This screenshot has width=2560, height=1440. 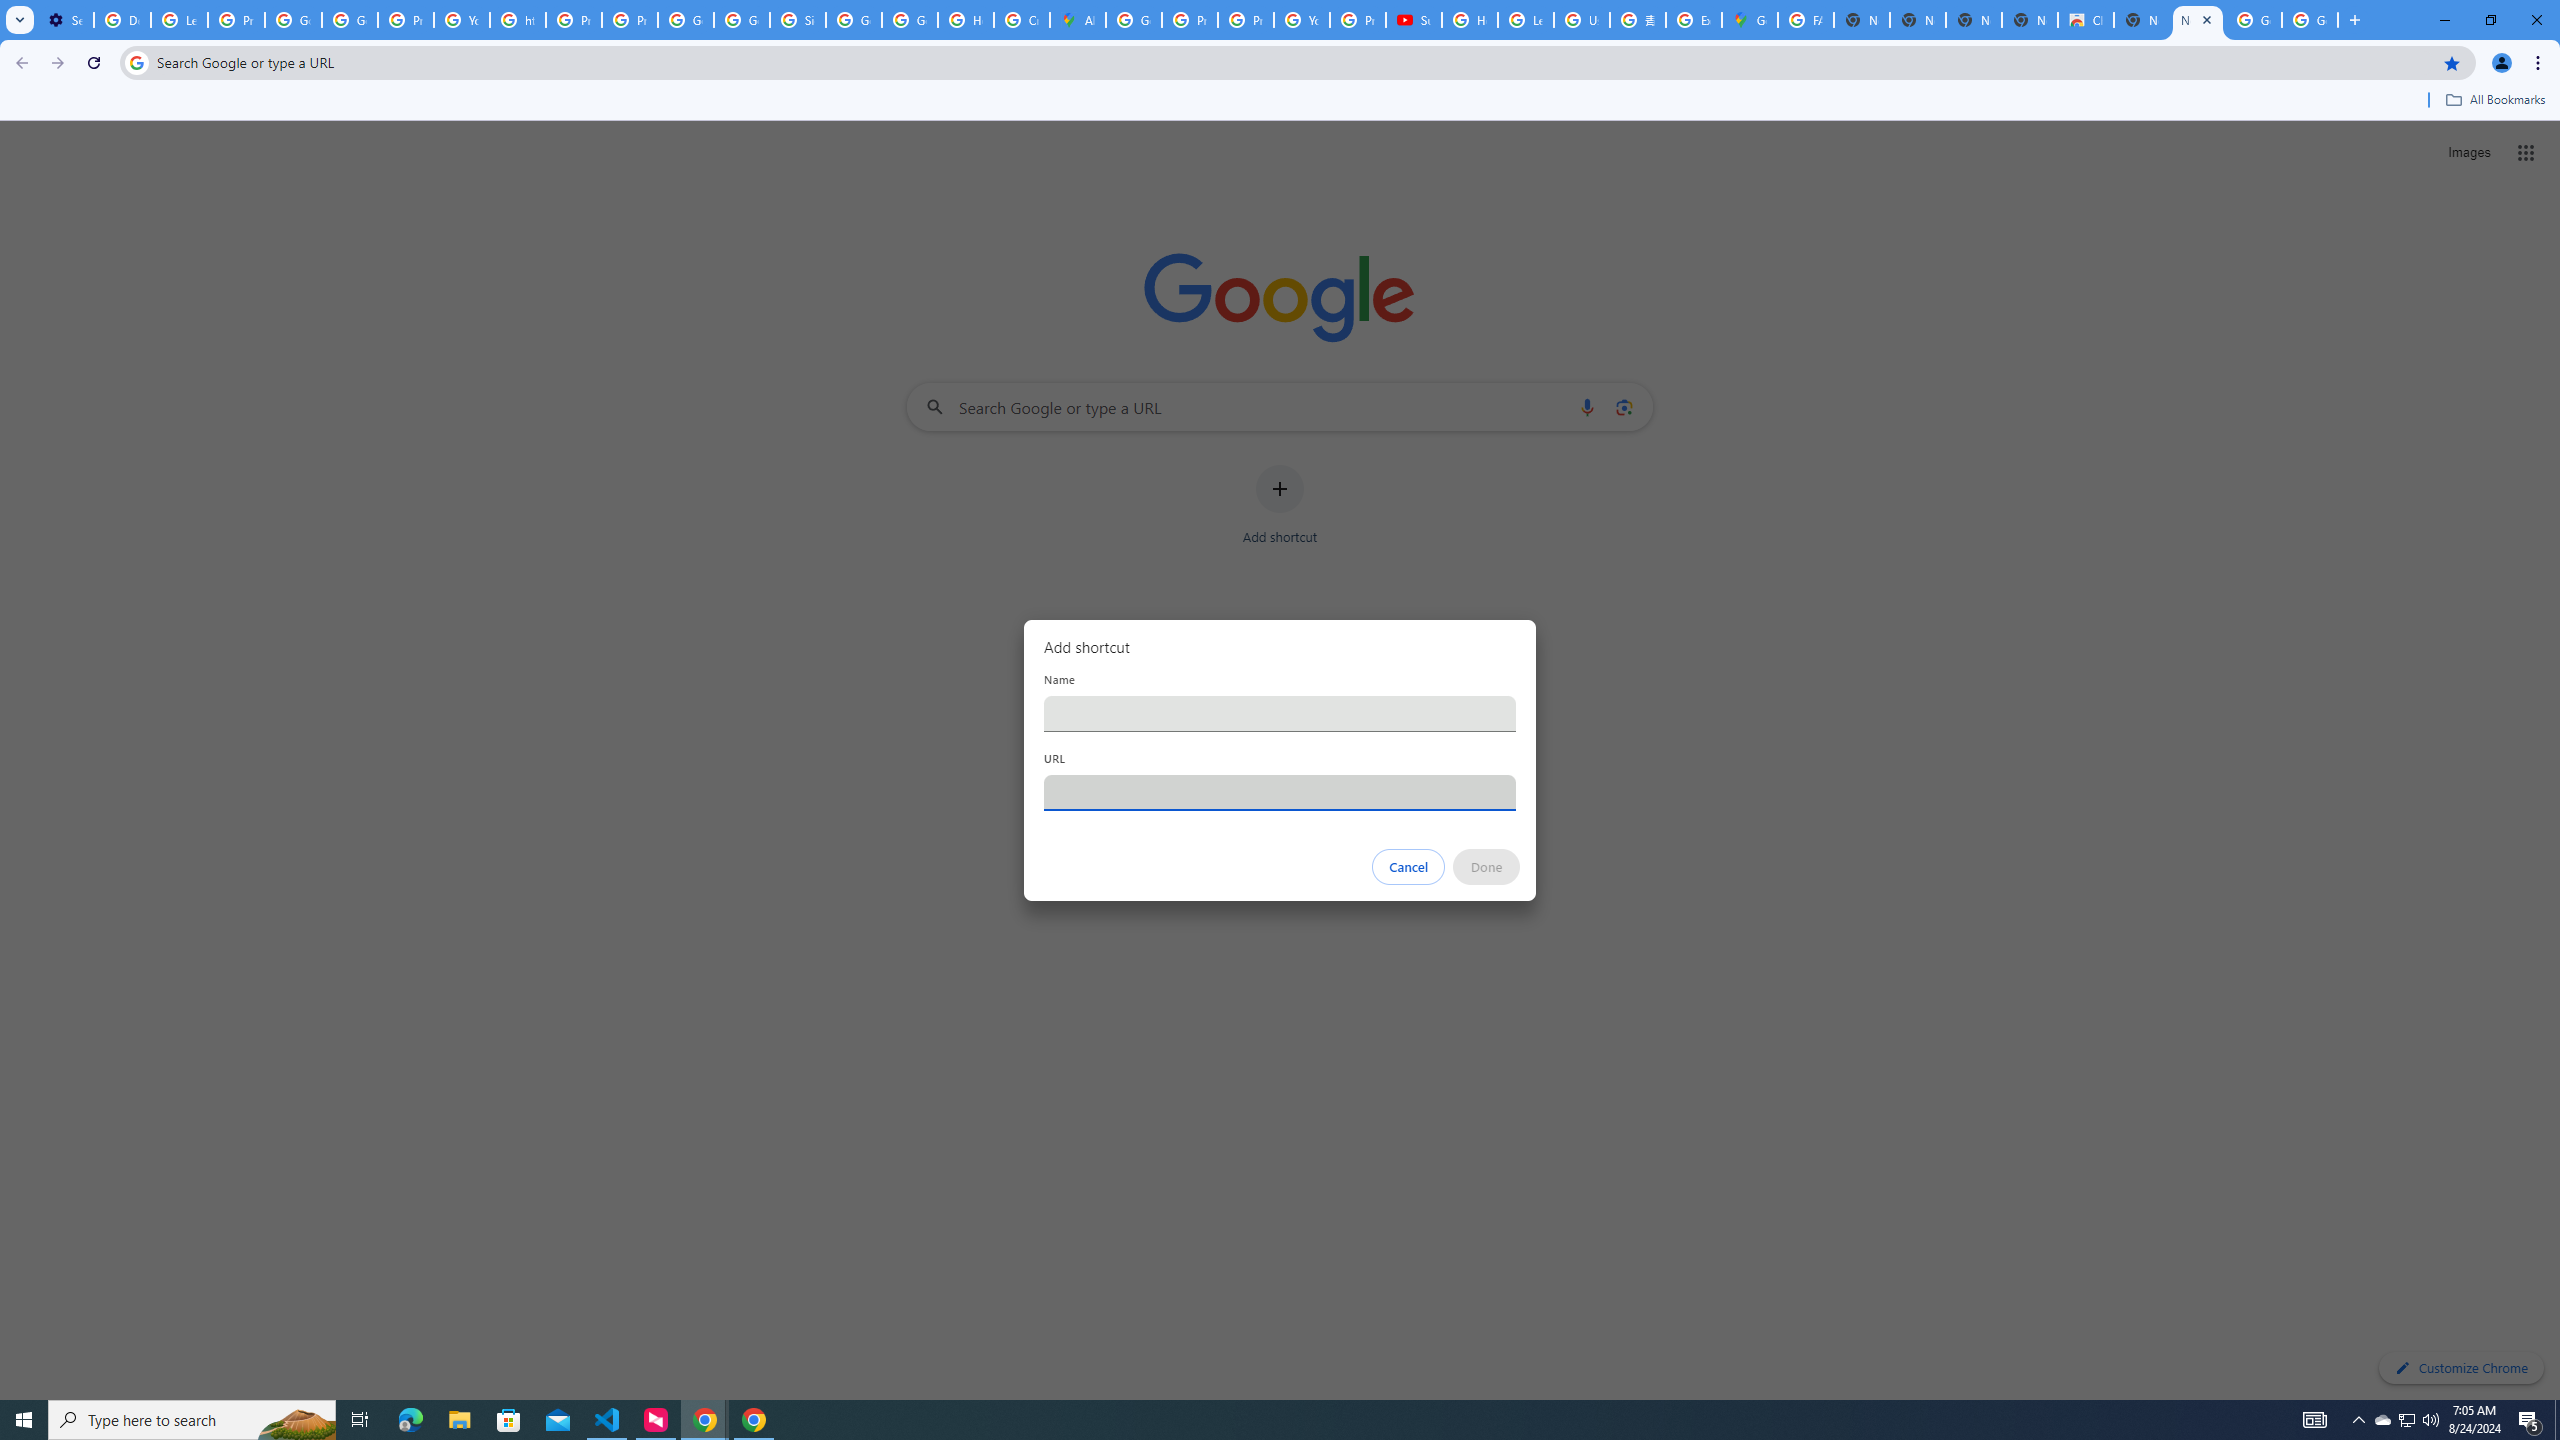 What do you see at coordinates (348, 19) in the screenshot?
I see `'Google Account Help'` at bounding box center [348, 19].